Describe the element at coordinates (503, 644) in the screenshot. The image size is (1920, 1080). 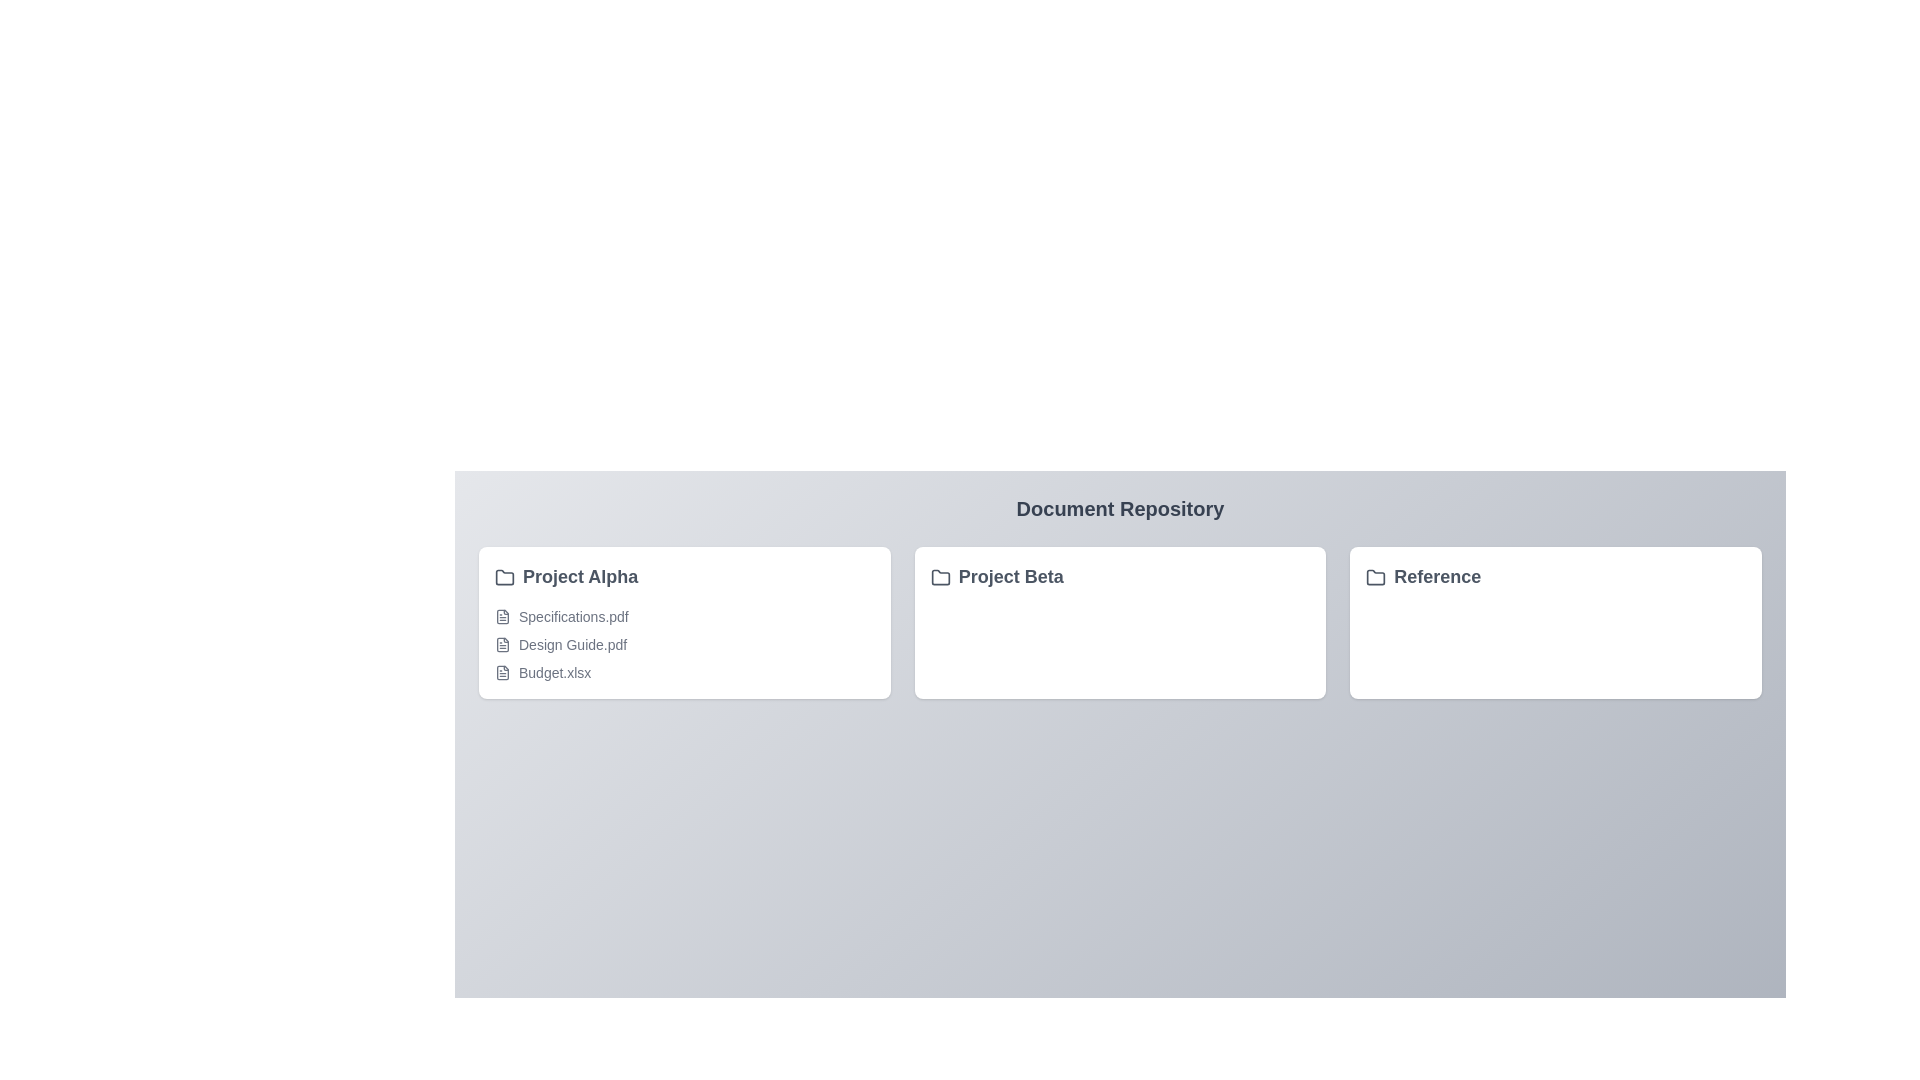
I see `the file icon representing 'Design Guide.pdf' in the second row of the file list under 'Project Alpha' for interaction` at that location.